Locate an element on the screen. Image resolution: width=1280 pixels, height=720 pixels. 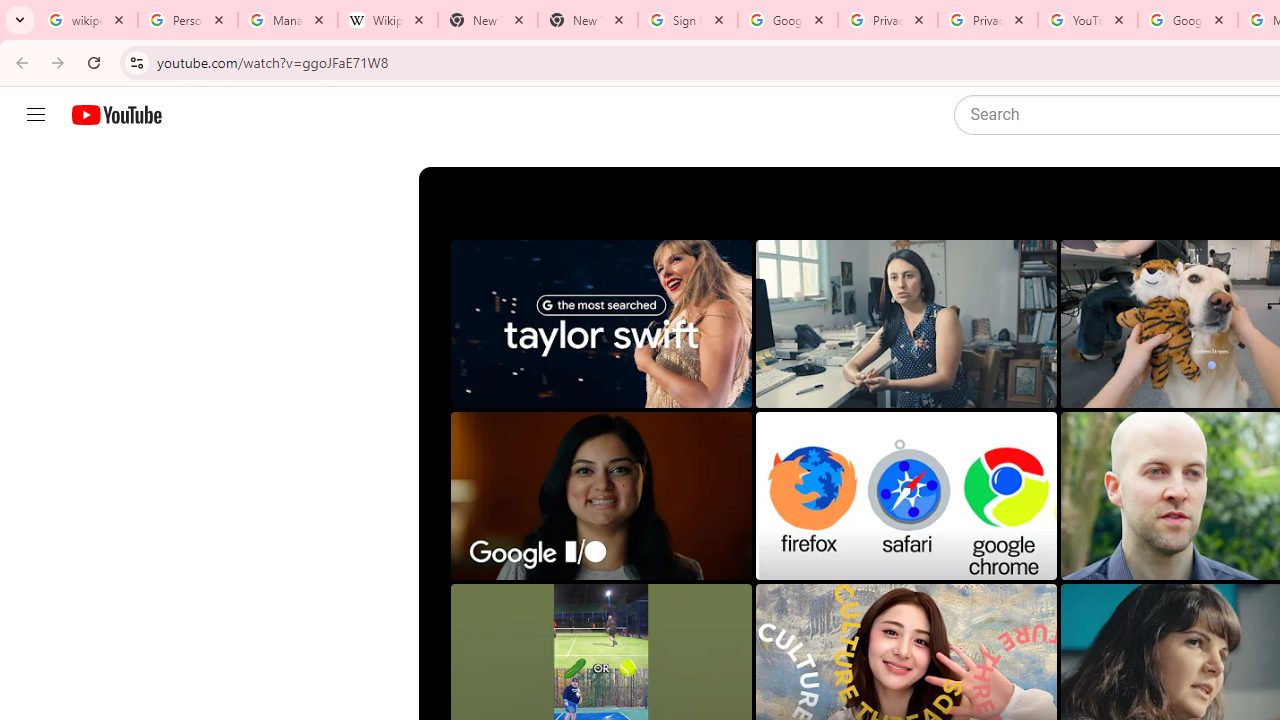
'Guide' is located at coordinates (35, 115).